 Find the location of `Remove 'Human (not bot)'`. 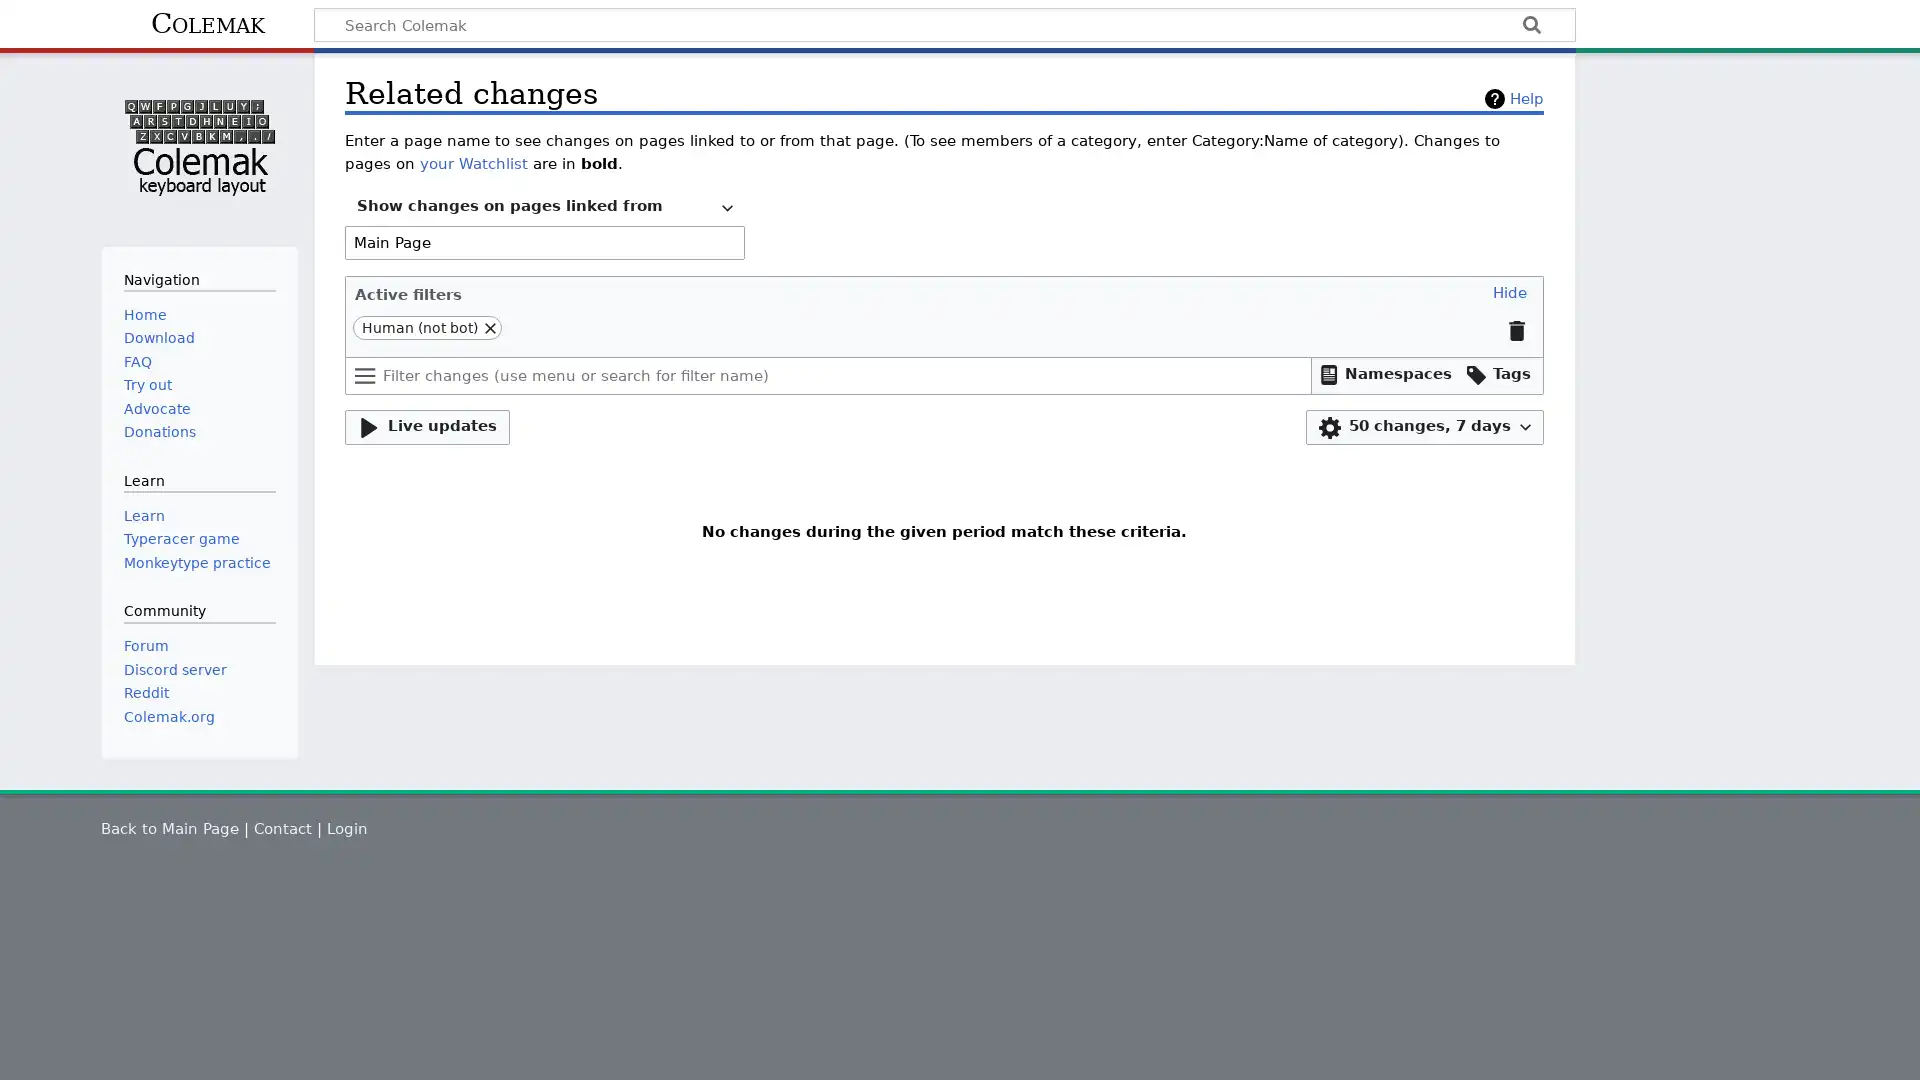

Remove 'Human (not bot)' is located at coordinates (489, 326).